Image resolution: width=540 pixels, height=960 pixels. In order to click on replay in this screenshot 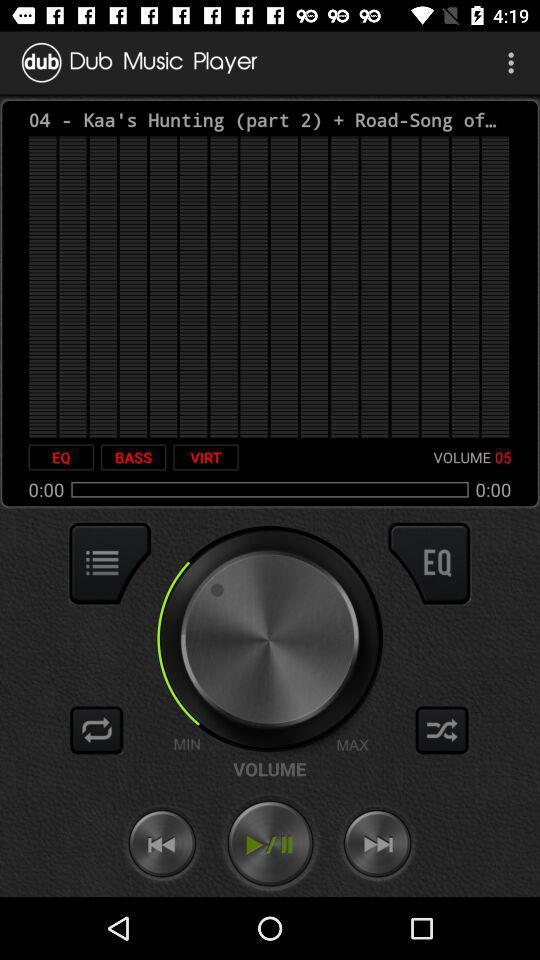, I will do `click(96, 729)`.